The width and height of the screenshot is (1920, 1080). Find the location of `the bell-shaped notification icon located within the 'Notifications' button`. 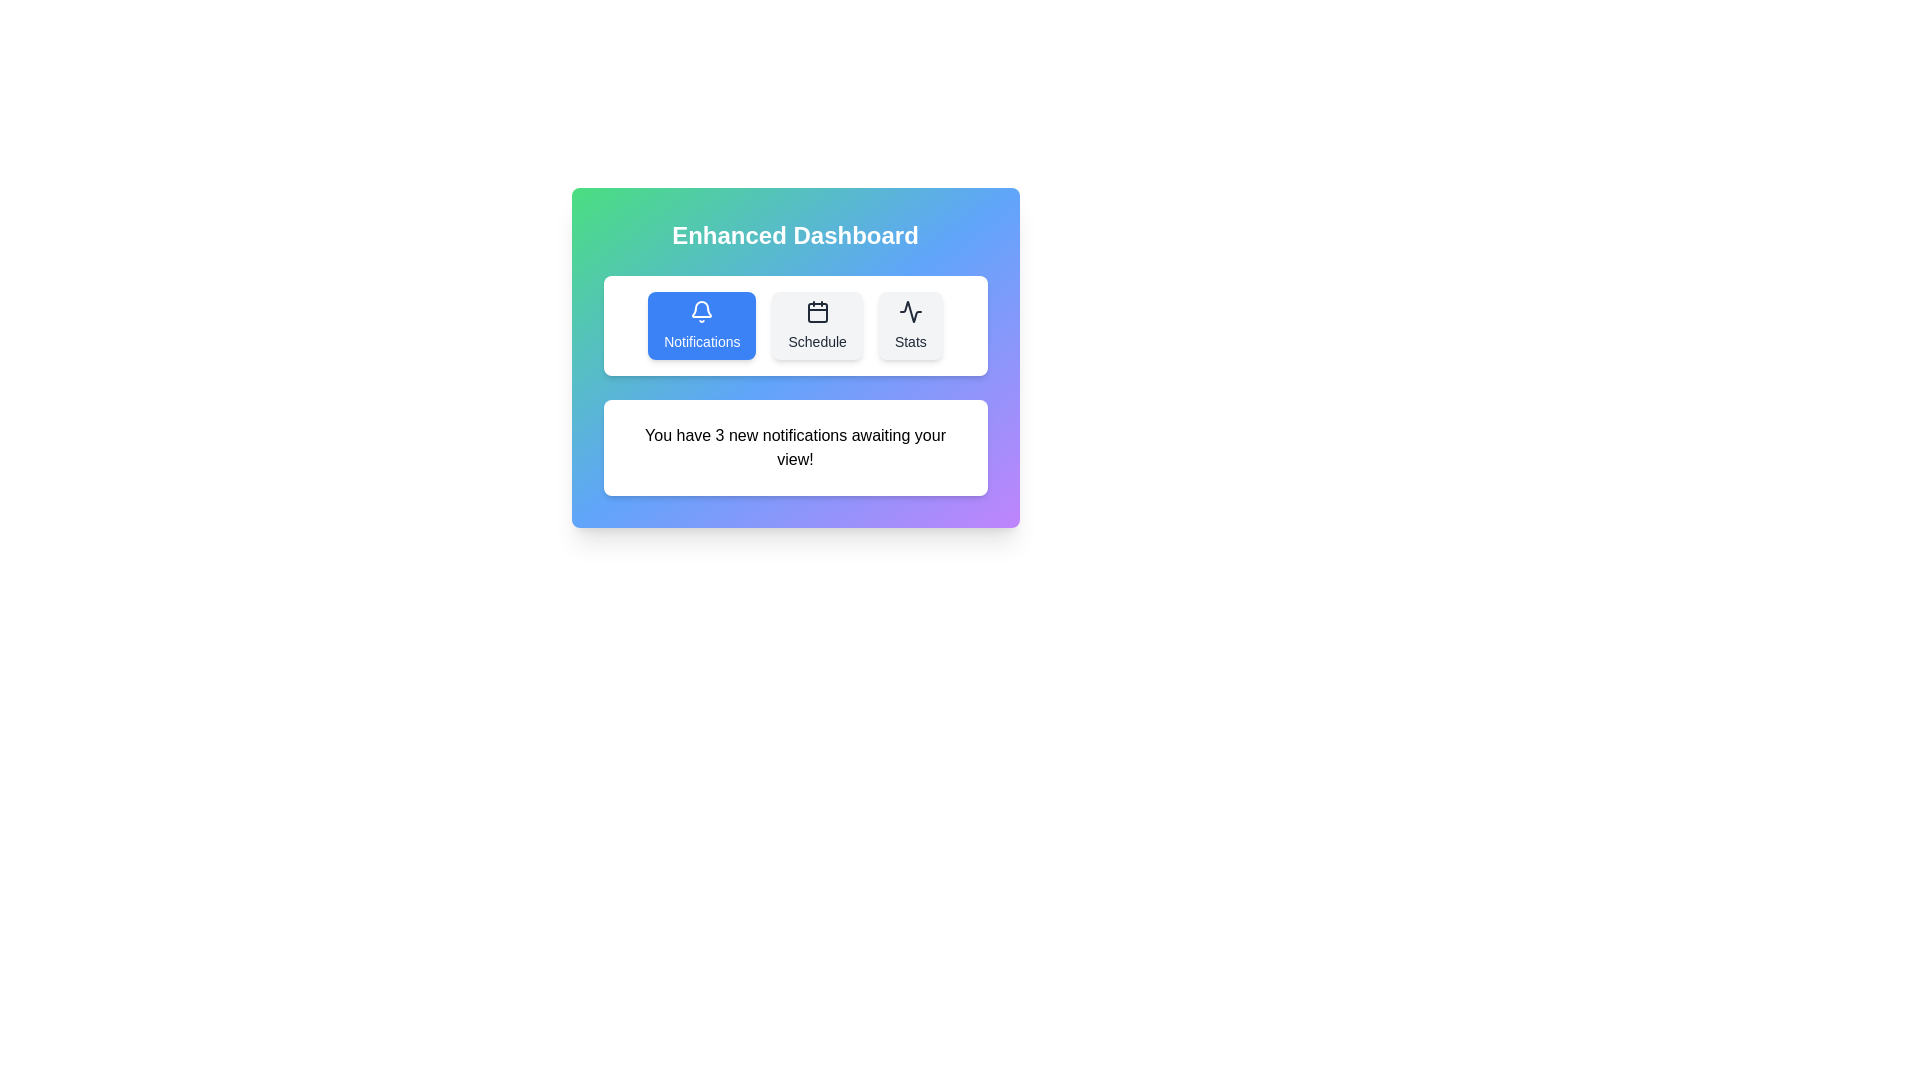

the bell-shaped notification icon located within the 'Notifications' button is located at coordinates (702, 309).